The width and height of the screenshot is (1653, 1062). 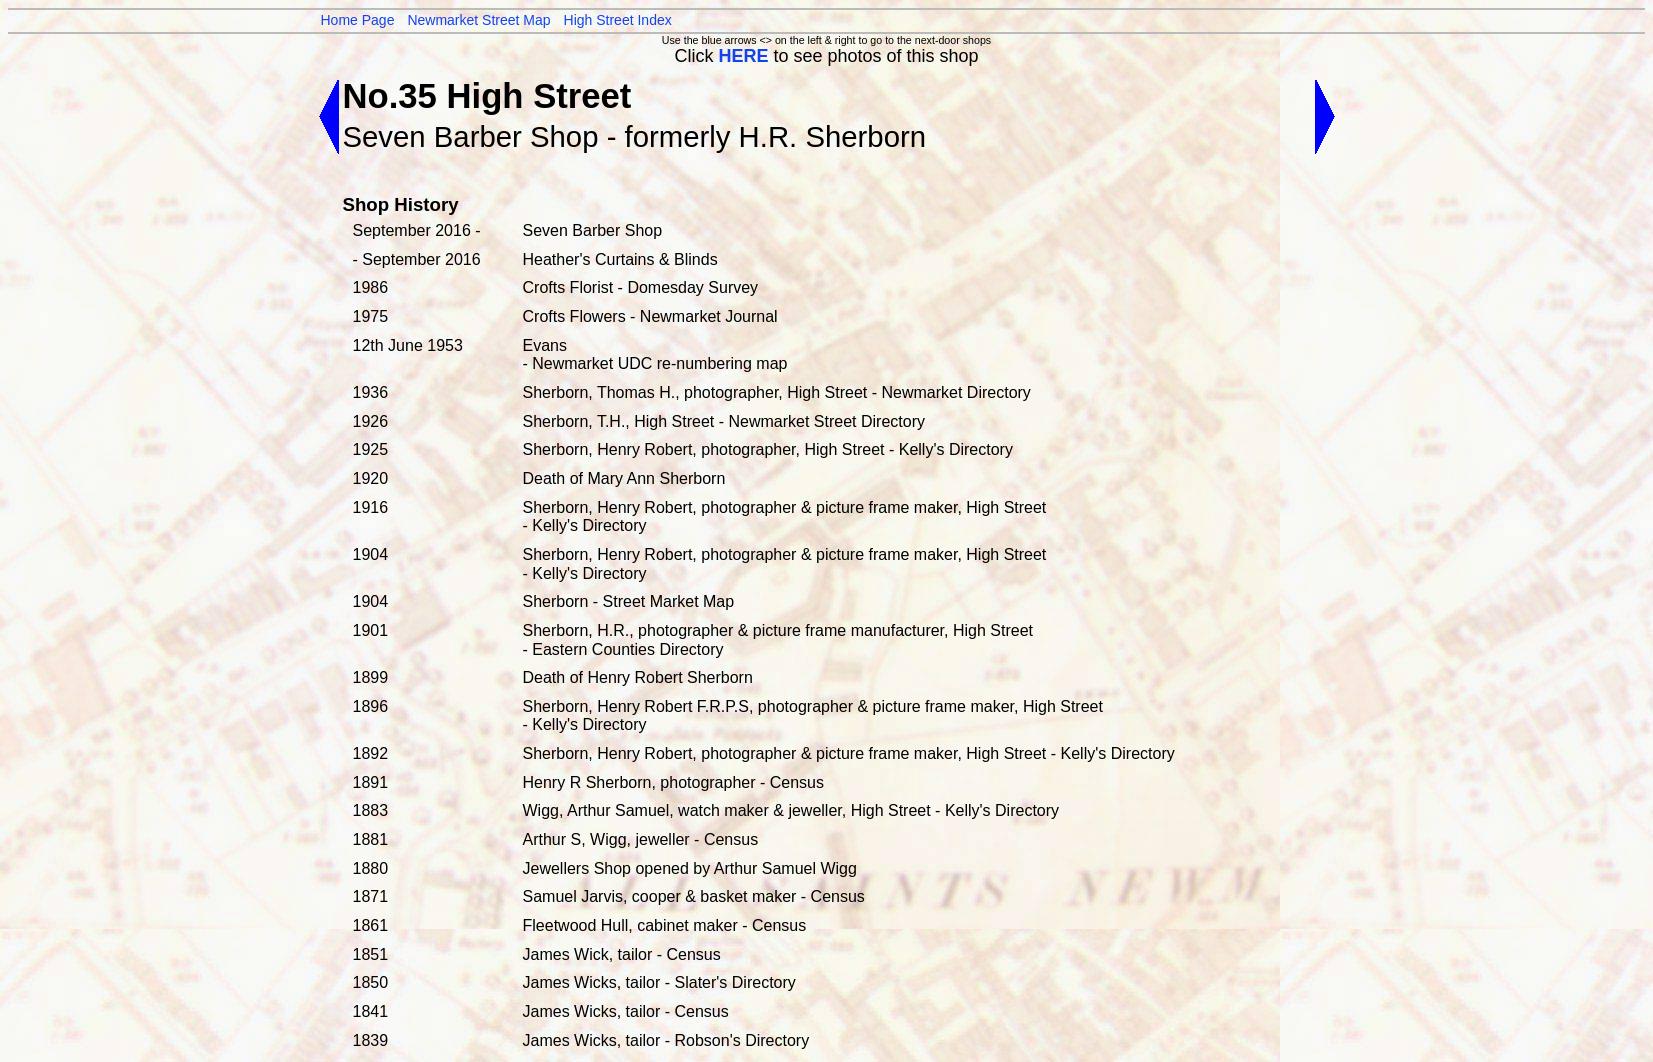 I want to click on '1925', so click(x=368, y=448).